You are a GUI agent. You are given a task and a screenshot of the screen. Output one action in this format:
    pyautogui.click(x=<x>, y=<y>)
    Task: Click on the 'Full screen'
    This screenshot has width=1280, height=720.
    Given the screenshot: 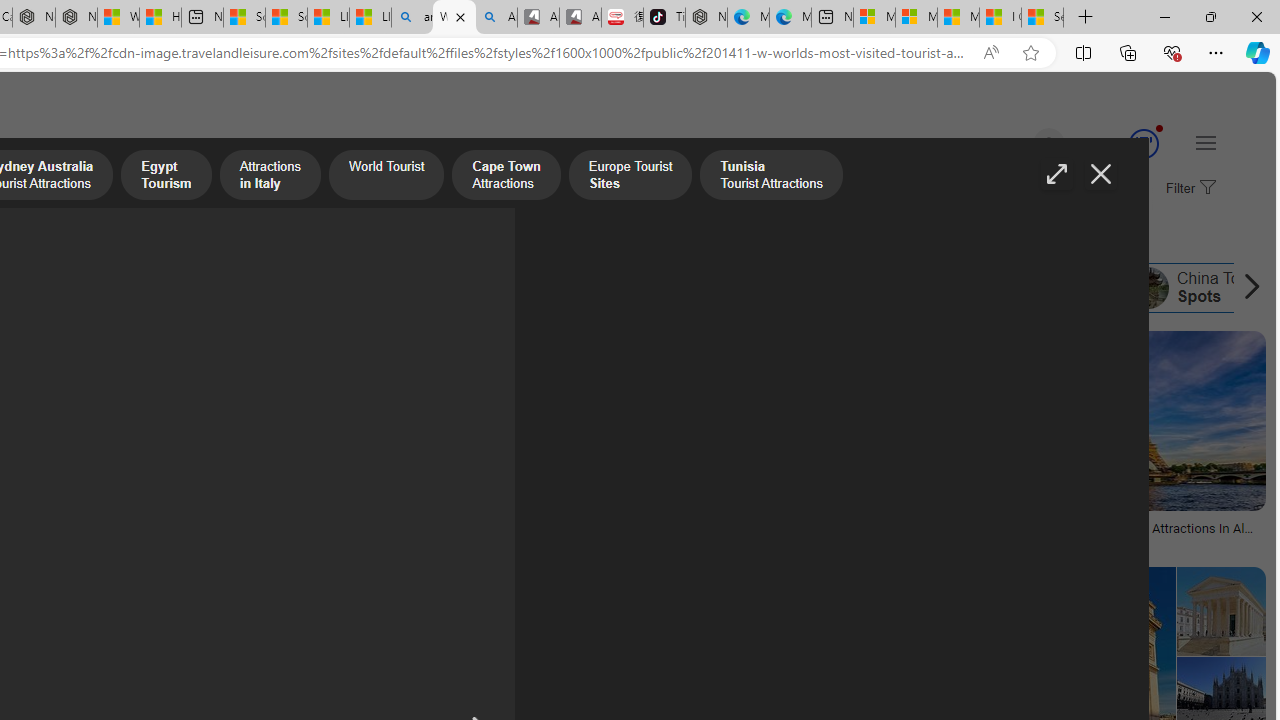 What is the action you would take?
    pyautogui.click(x=1055, y=173)
    